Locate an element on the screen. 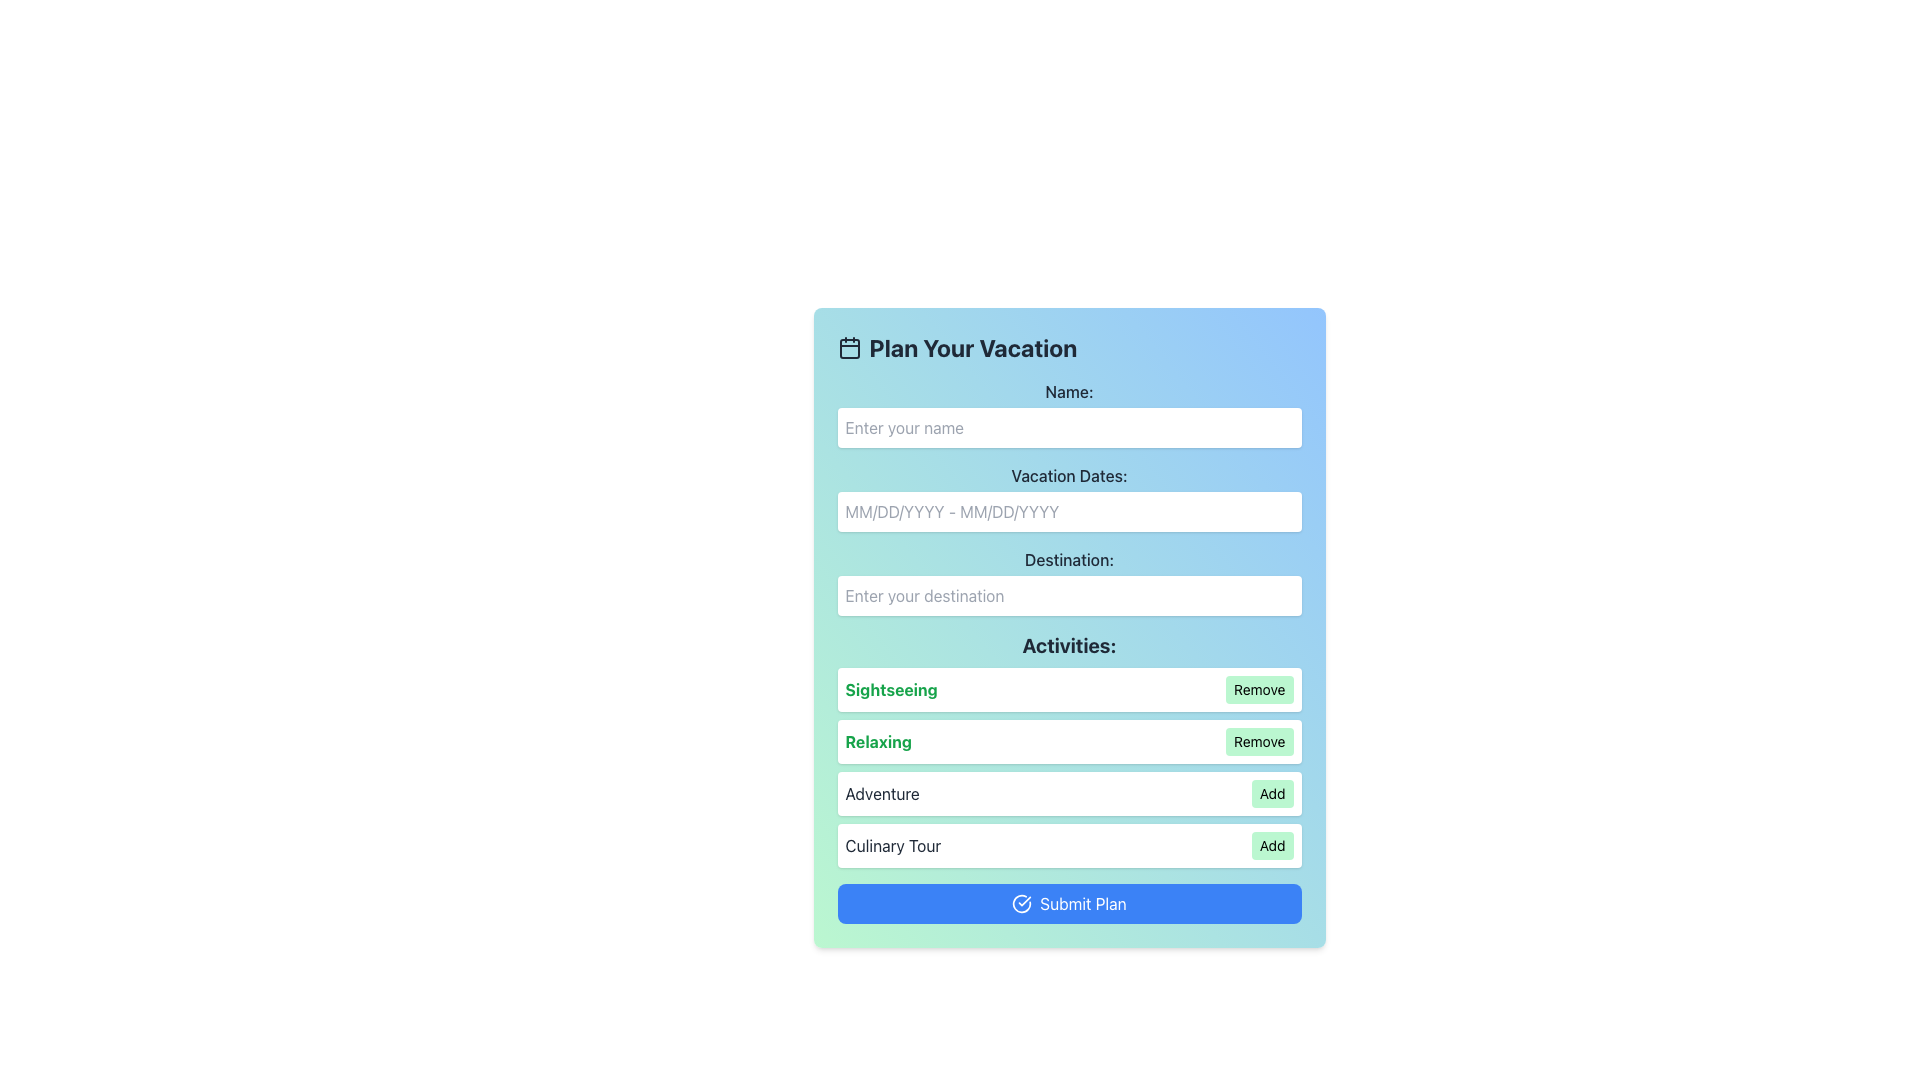 This screenshot has width=1920, height=1080. the 'Sightseeing' text label, which is styled in green and bold, located within a white horizontal bar on the left side of the 'SightseeingRemove' bar in the 'Activities' list is located at coordinates (890, 689).